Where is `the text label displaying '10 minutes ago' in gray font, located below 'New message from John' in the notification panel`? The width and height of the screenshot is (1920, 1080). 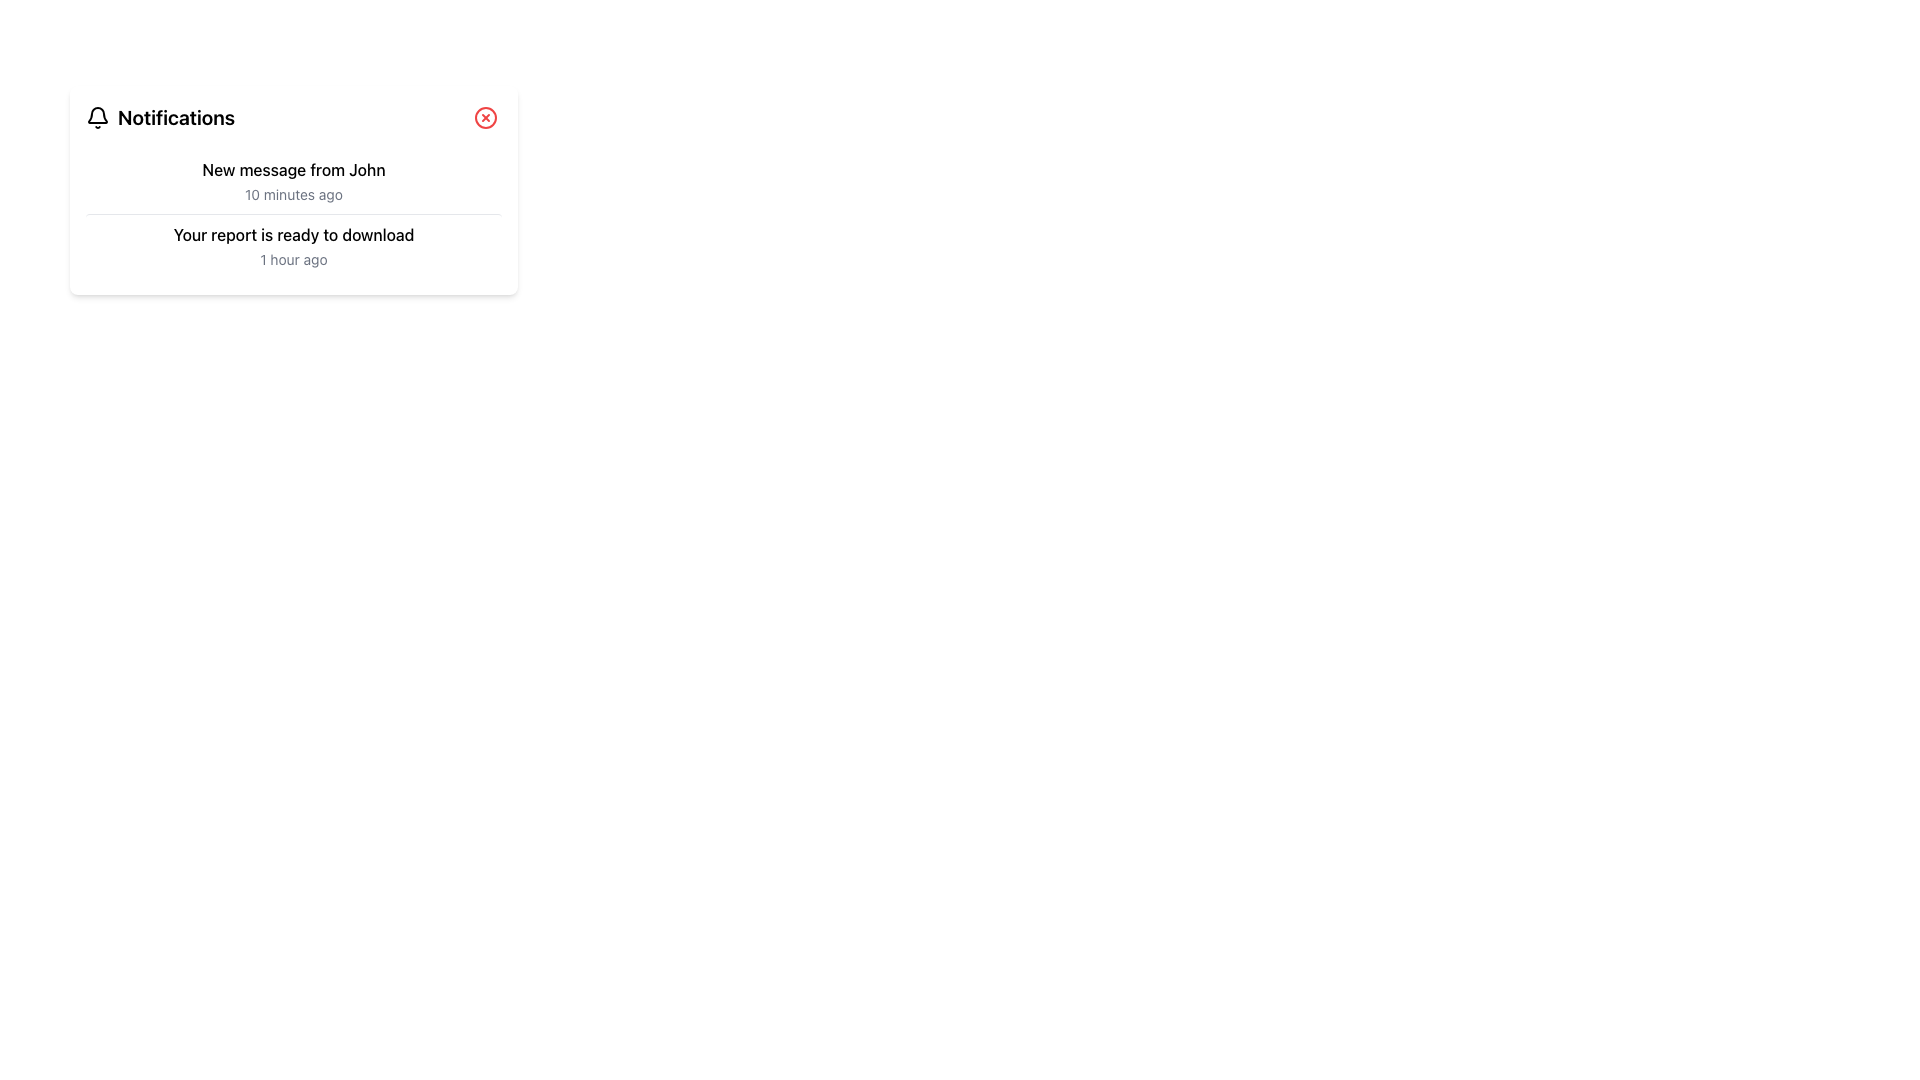 the text label displaying '10 minutes ago' in gray font, located below 'New message from John' in the notification panel is located at coordinates (292, 194).